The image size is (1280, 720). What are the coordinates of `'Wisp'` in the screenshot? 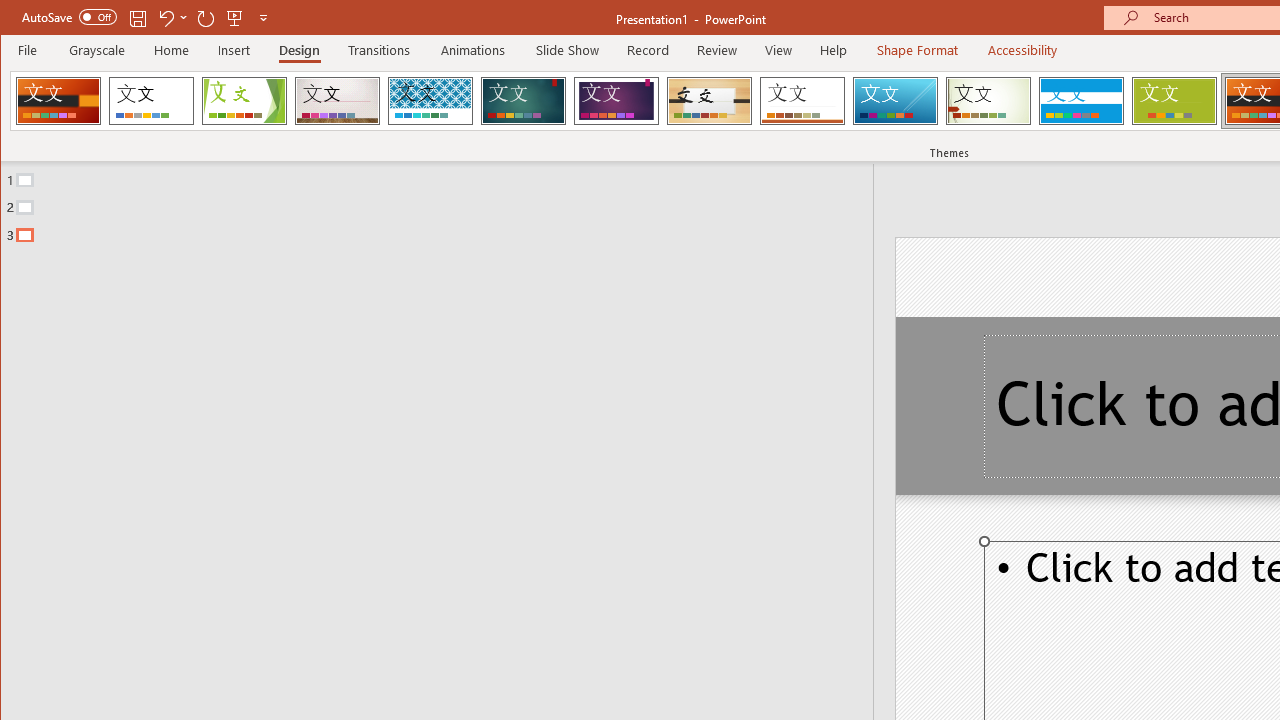 It's located at (988, 100).